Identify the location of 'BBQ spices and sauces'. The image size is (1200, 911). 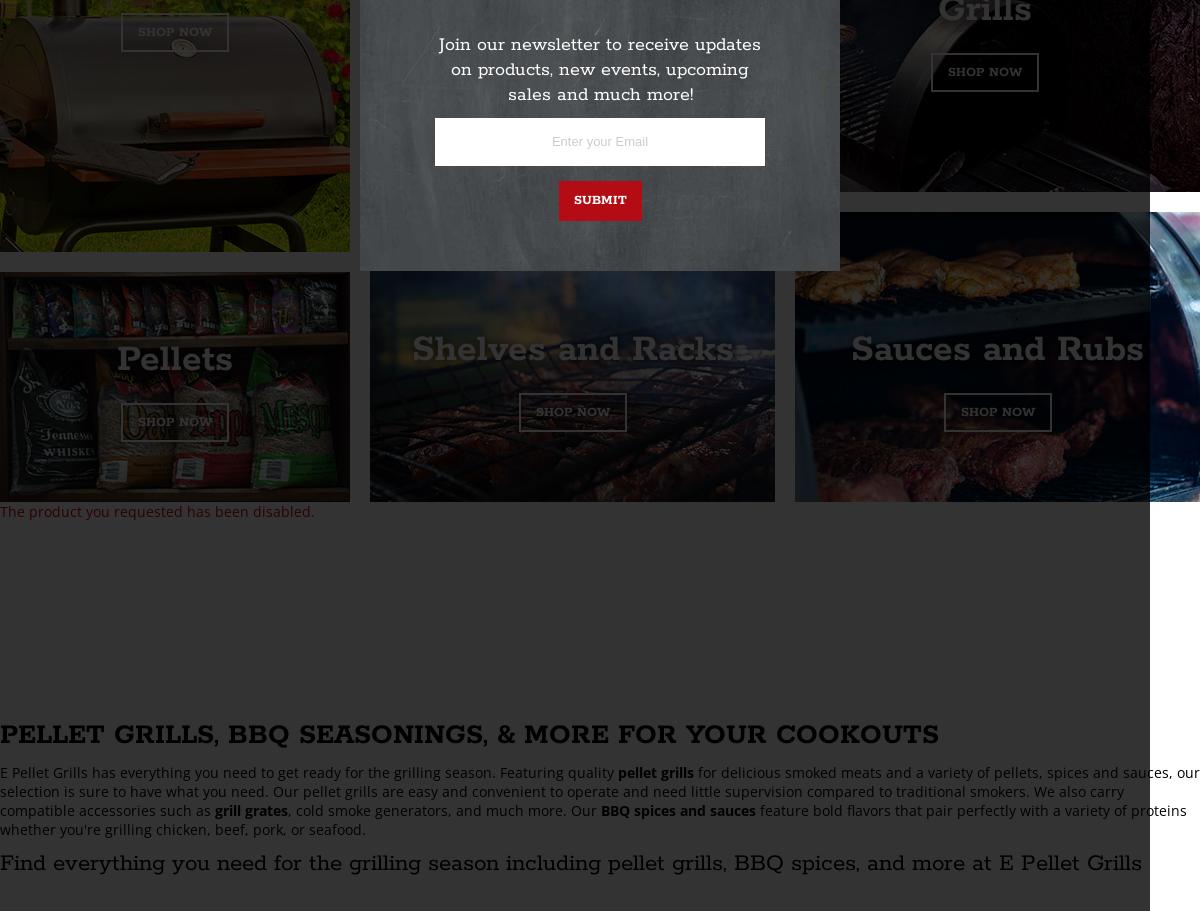
(678, 809).